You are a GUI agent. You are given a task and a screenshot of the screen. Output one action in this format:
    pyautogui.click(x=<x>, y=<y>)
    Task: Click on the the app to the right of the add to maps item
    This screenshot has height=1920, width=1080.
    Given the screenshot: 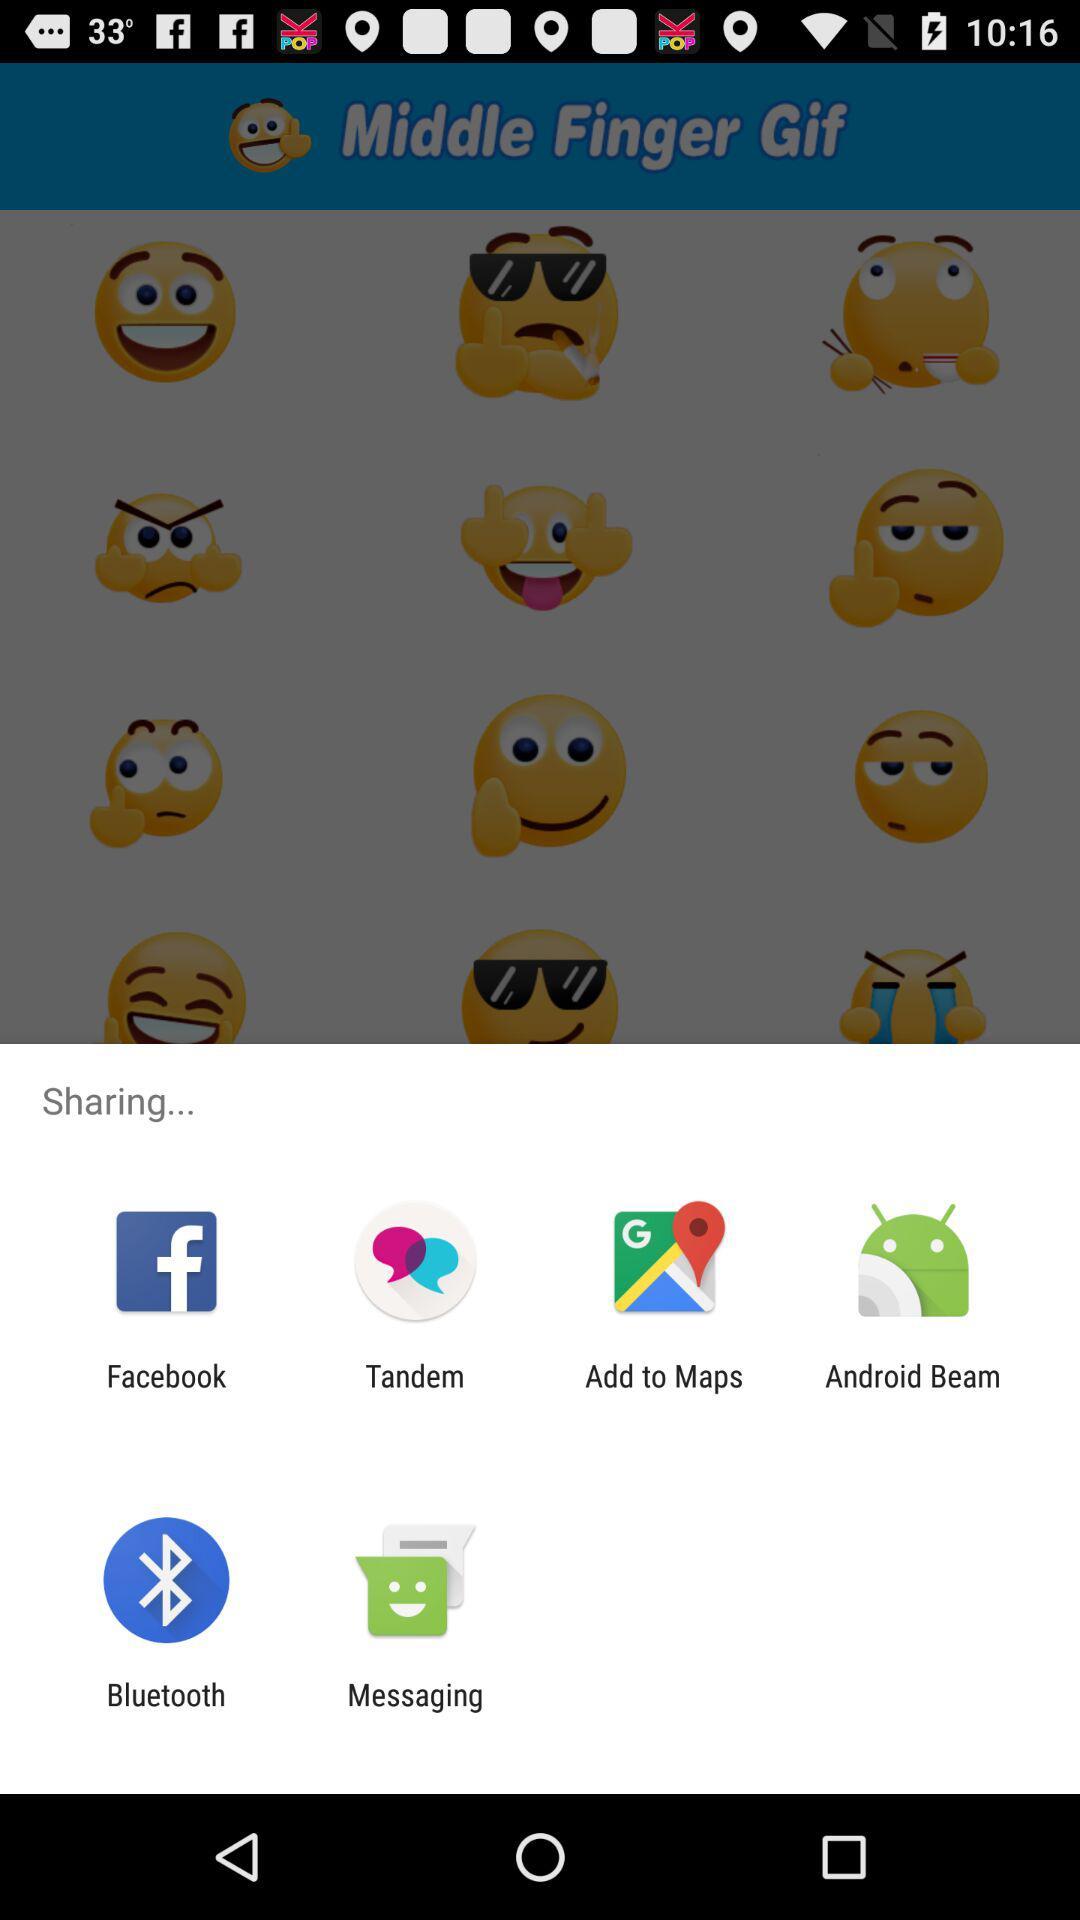 What is the action you would take?
    pyautogui.click(x=913, y=1392)
    